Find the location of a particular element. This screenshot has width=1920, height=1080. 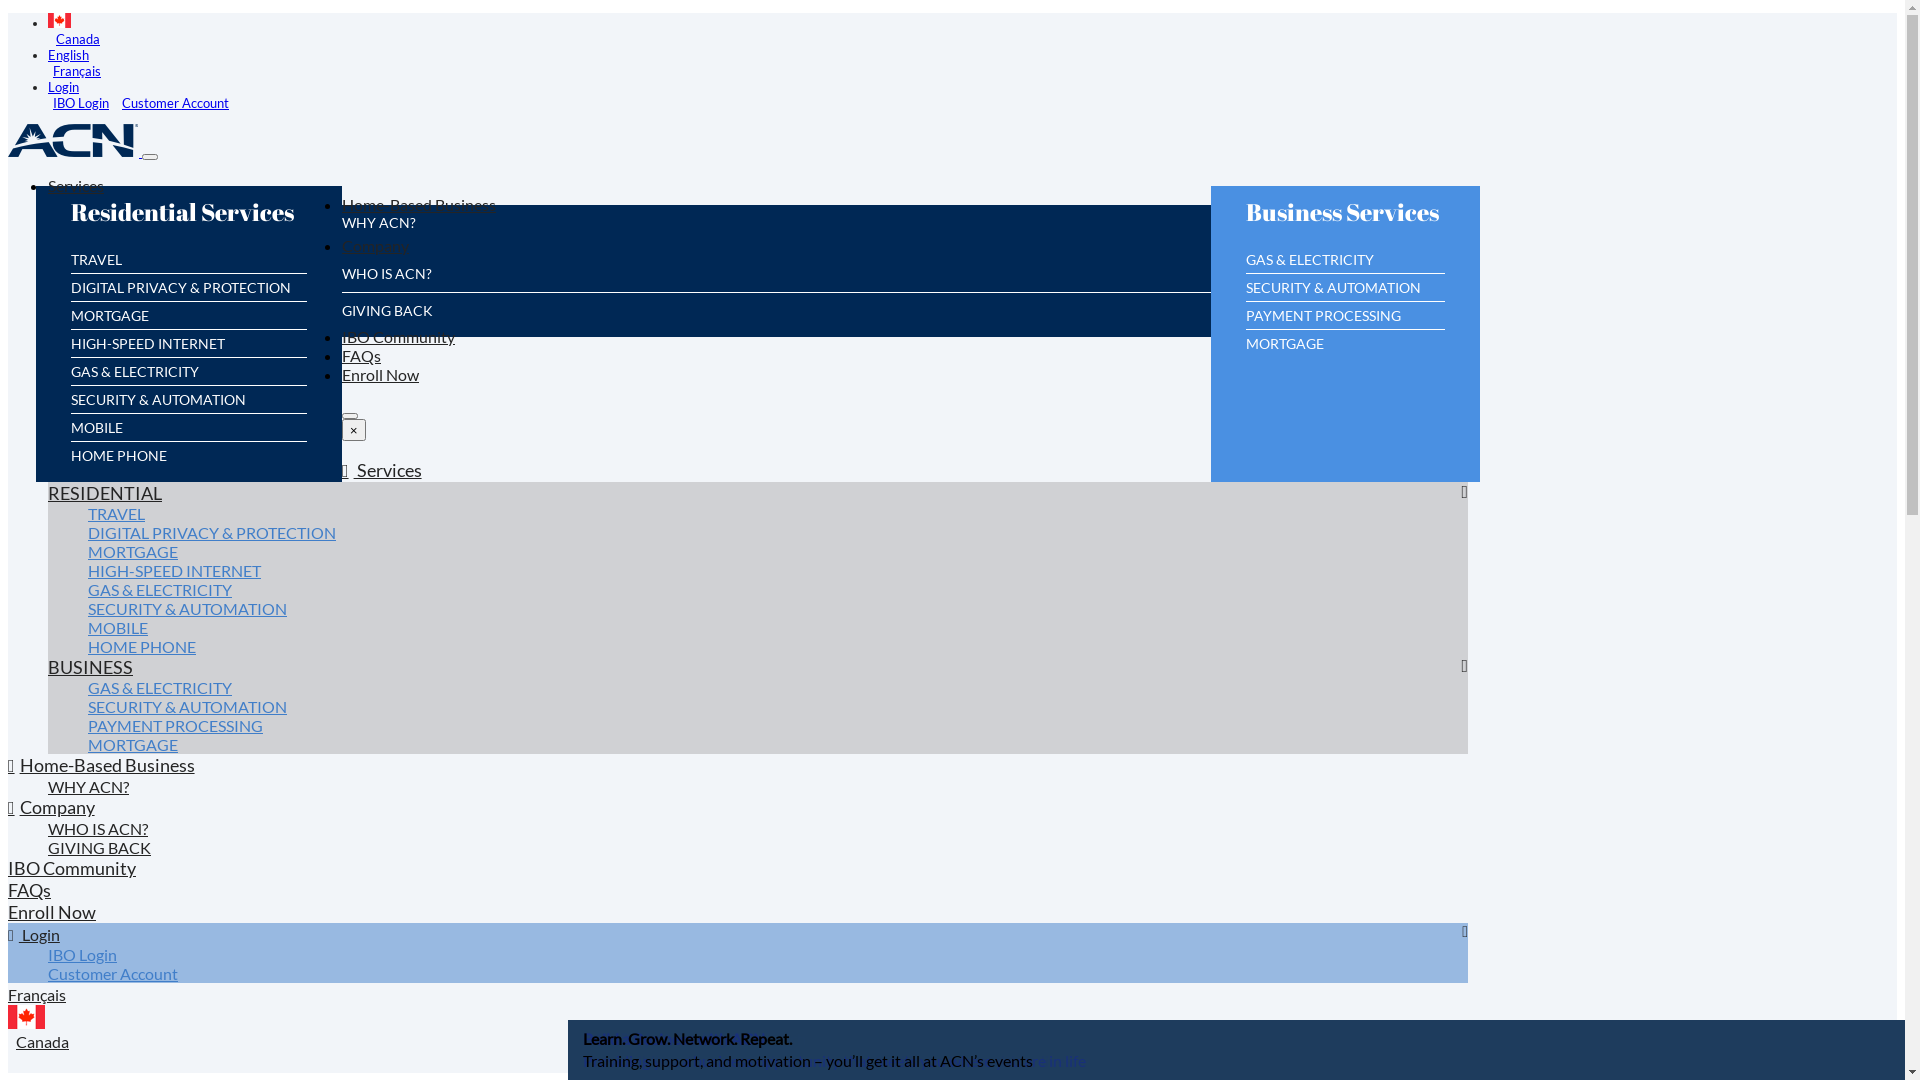

'PAYMENT PROCESSING' is located at coordinates (1323, 322).